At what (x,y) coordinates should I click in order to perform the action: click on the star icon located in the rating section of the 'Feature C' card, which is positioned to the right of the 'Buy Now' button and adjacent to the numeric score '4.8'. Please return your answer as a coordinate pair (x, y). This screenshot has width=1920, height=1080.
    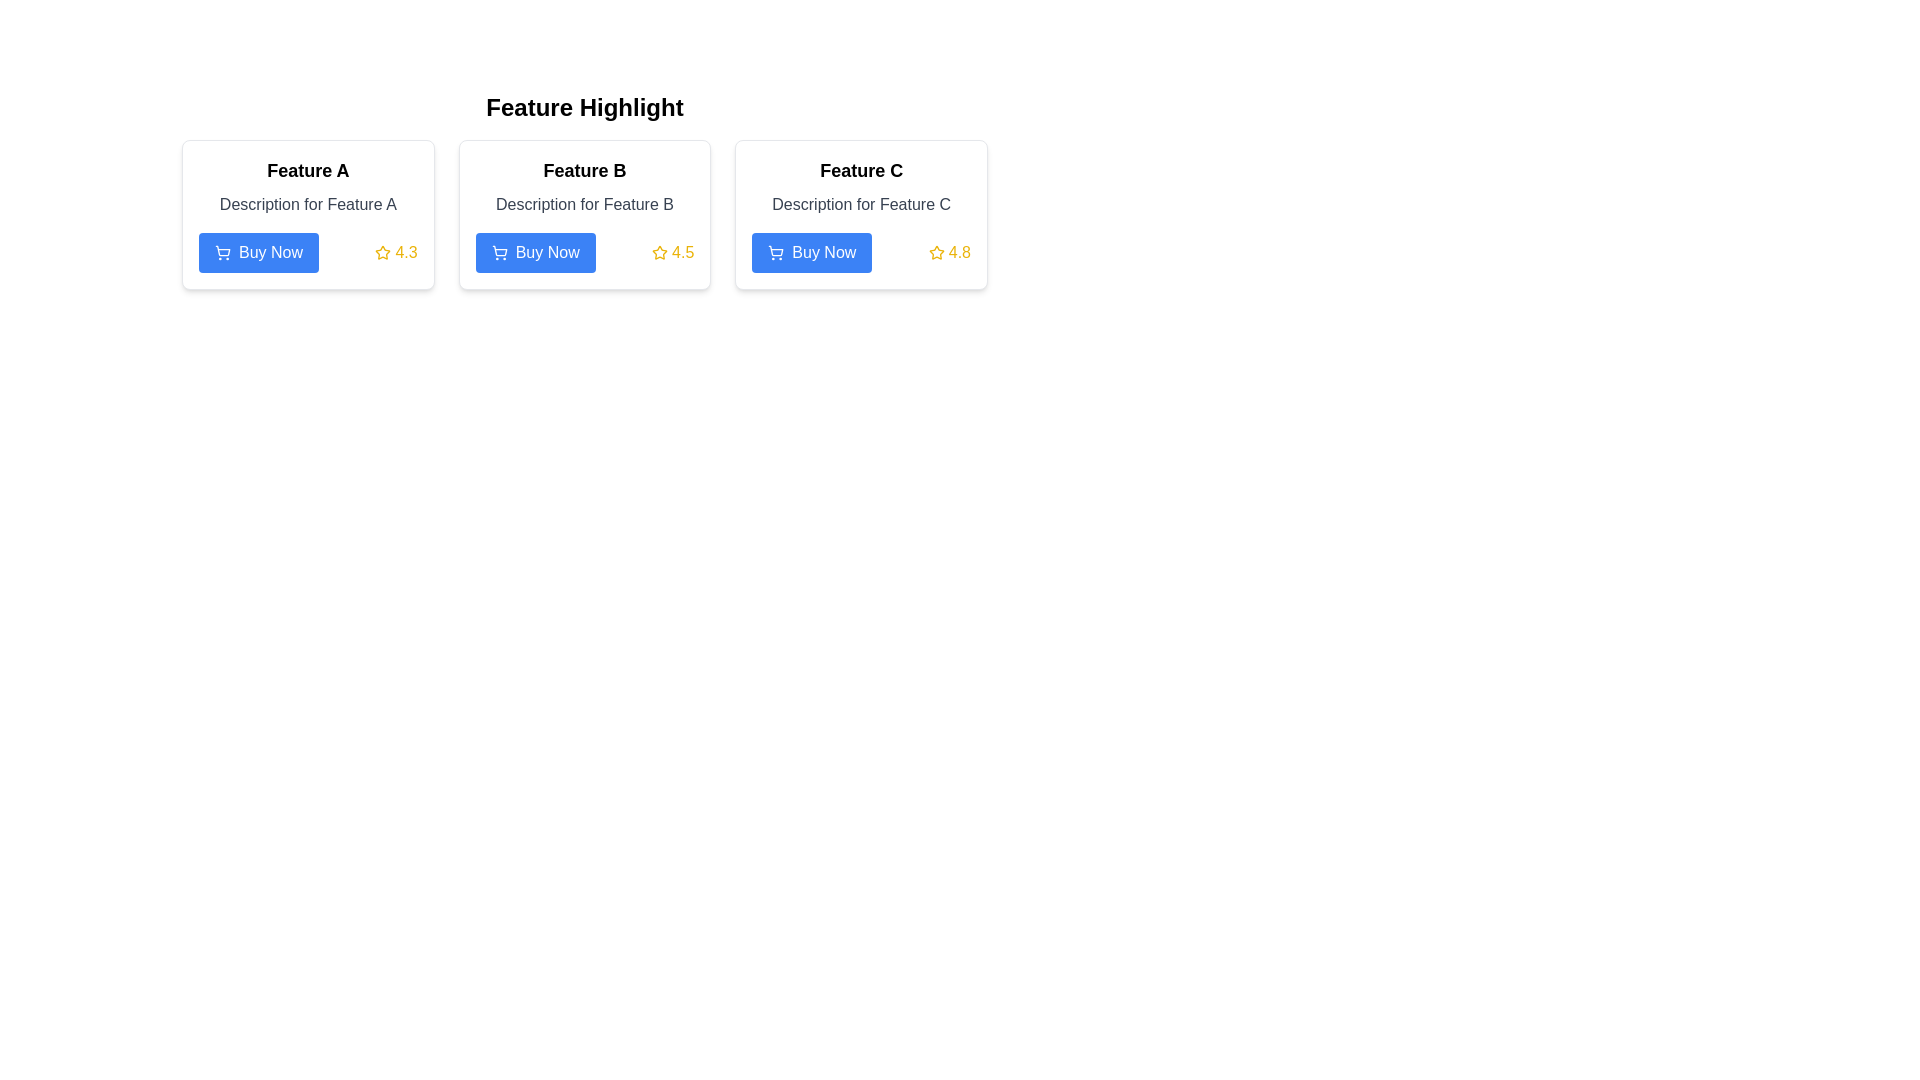
    Looking at the image, I should click on (935, 252).